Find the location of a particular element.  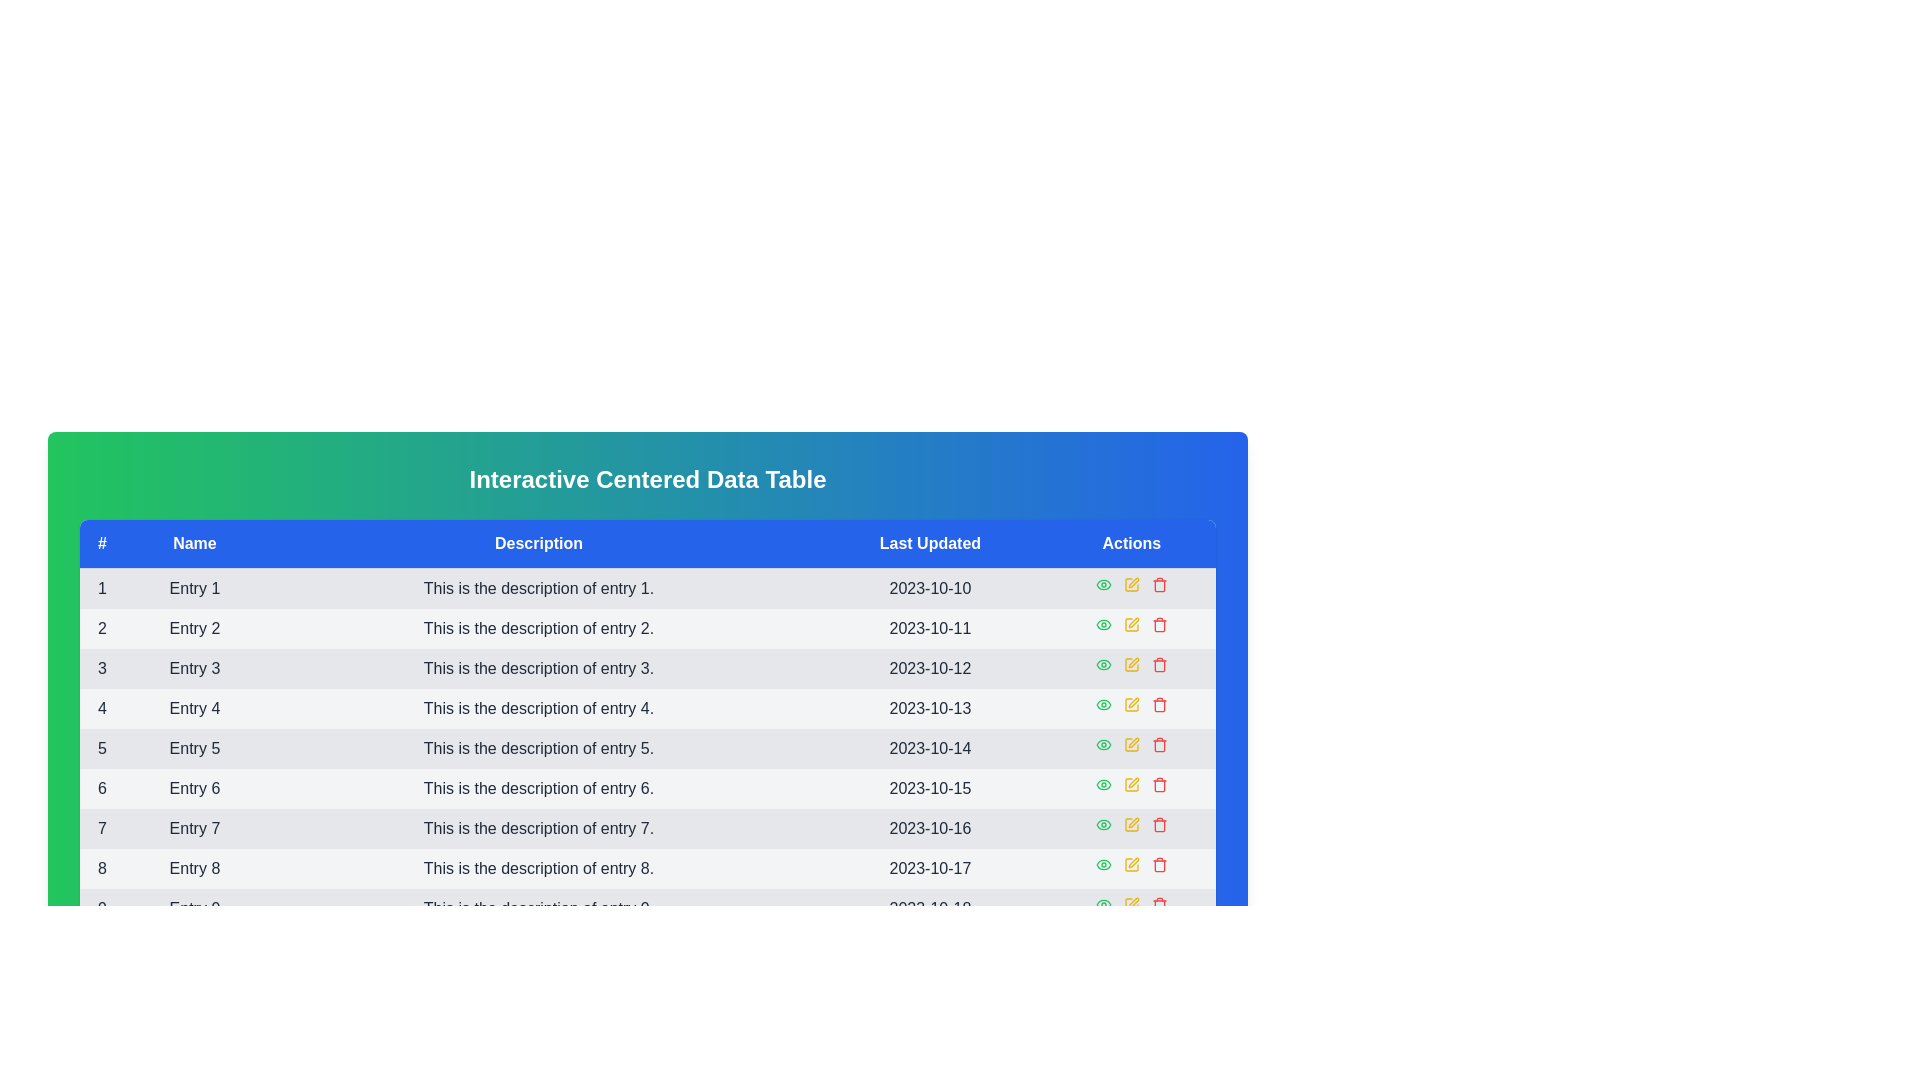

the column header to sort the data by # is located at coordinates (101, 544).